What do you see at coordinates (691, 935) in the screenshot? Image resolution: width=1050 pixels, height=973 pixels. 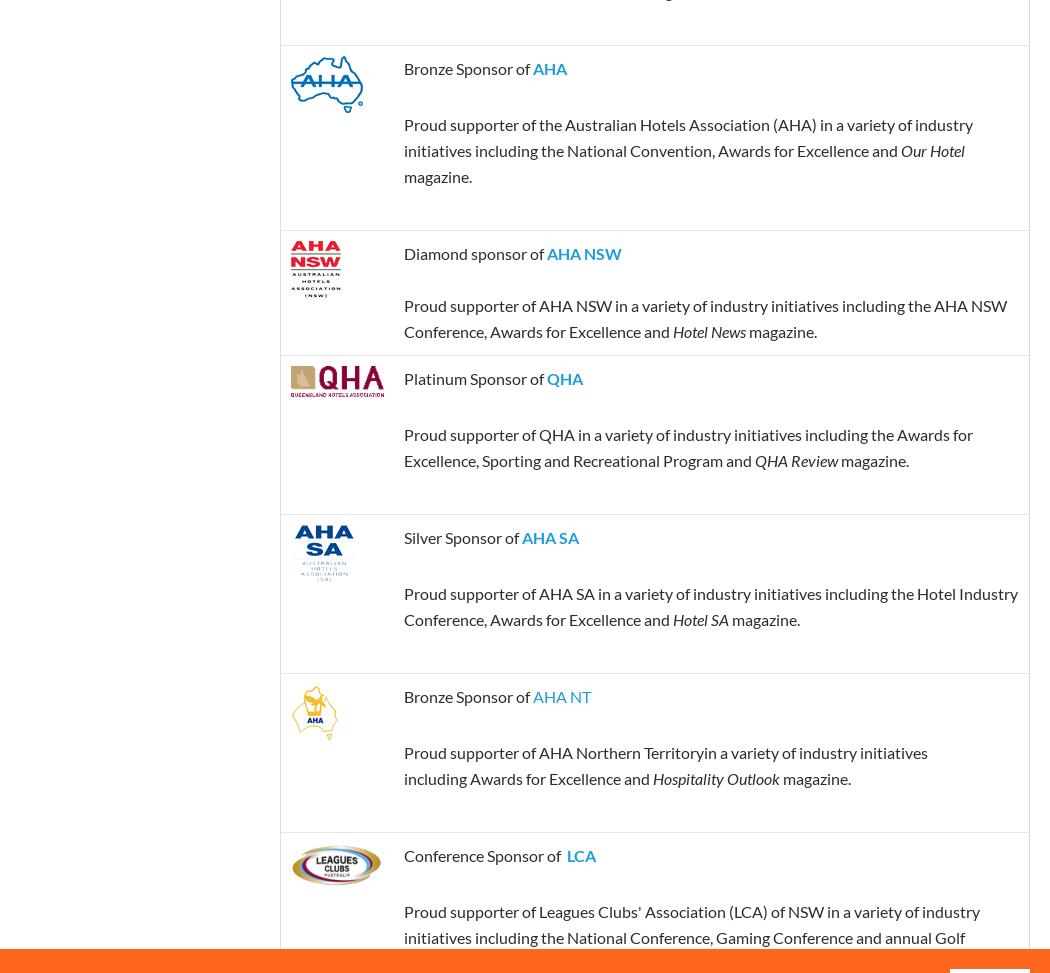 I see `'Proud supporter of Leagues Clubs' Association (LCA) of NSW in a variety of industry initiatives including the National Conference, Gaming Conference and annual Golf Tournament.'` at bounding box center [691, 935].